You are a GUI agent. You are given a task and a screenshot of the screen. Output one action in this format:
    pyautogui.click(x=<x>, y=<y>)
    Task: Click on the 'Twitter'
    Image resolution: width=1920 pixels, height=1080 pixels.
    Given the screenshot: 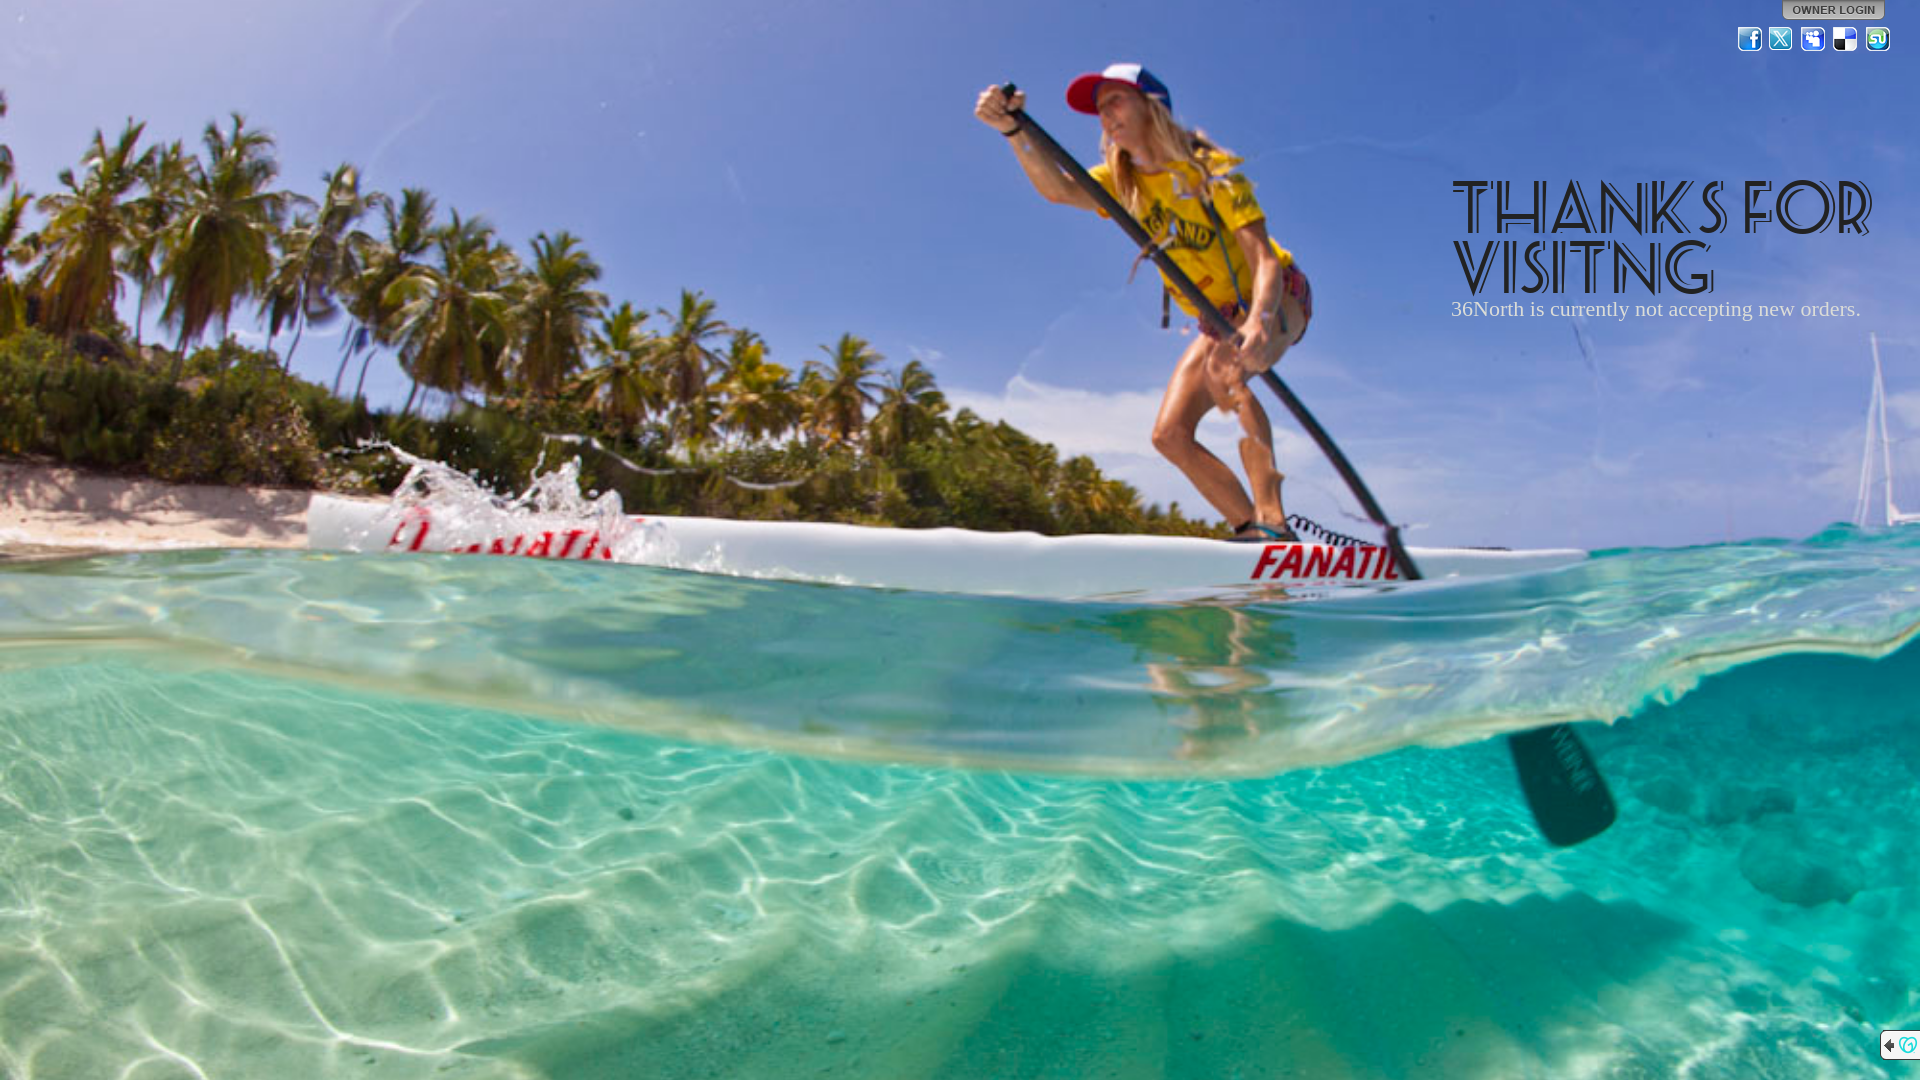 What is the action you would take?
    pyautogui.click(x=1781, y=38)
    